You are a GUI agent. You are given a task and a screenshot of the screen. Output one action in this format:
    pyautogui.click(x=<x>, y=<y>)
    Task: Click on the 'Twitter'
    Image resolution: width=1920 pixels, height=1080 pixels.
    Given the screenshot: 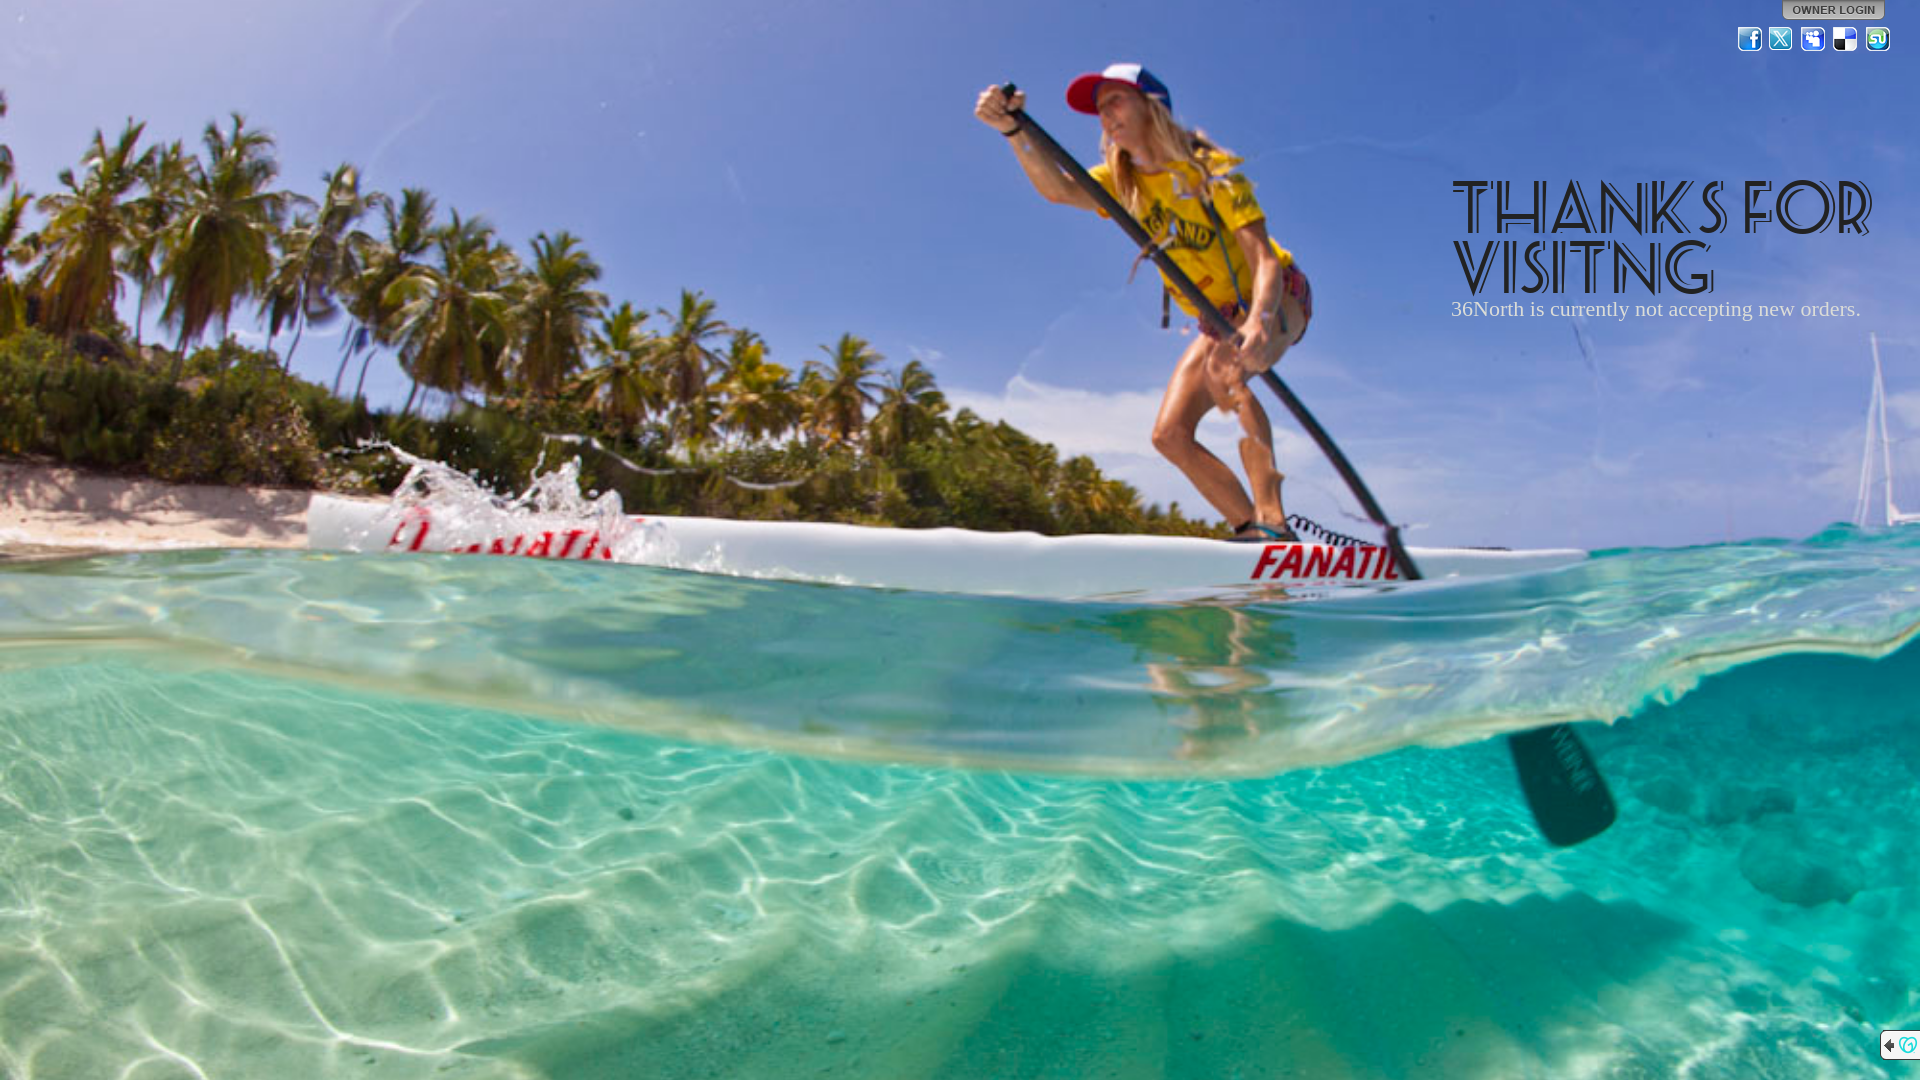 What is the action you would take?
    pyautogui.click(x=1781, y=38)
    